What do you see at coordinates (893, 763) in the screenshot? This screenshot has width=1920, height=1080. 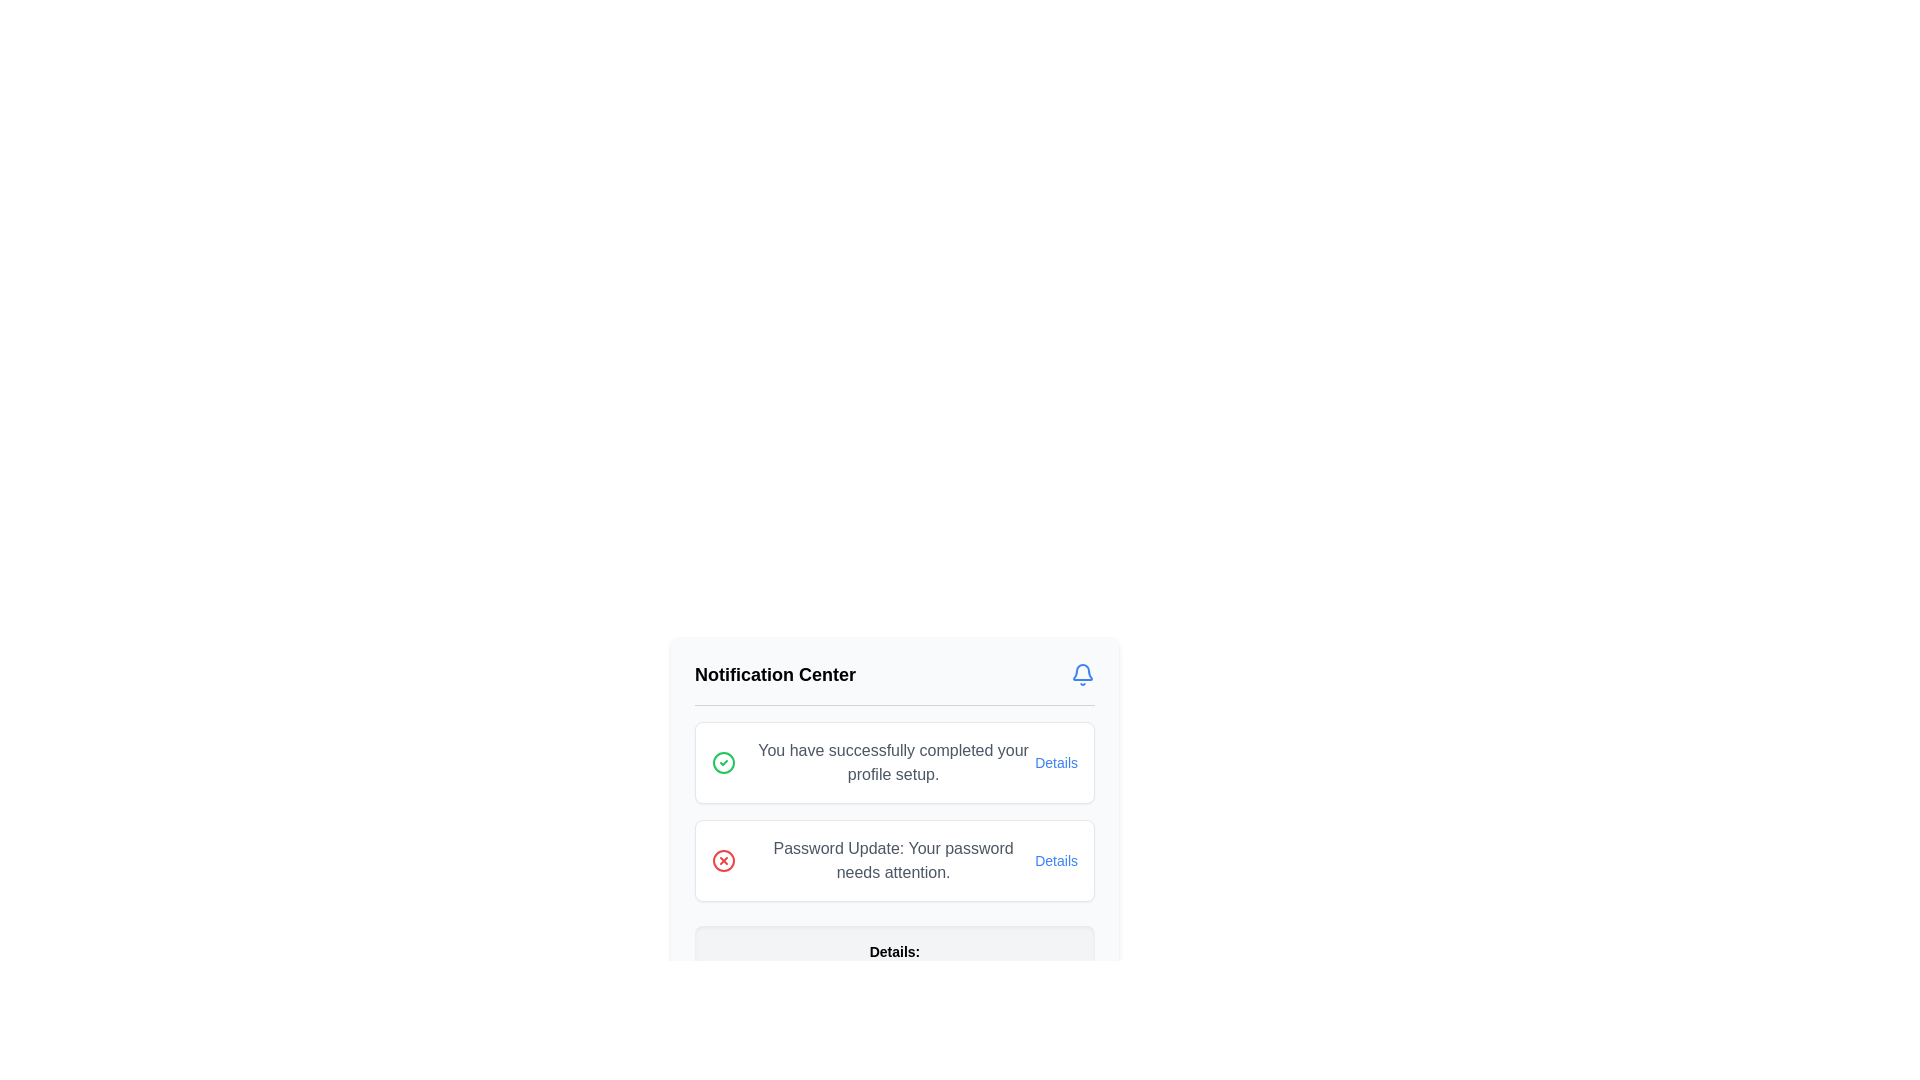 I see `the Notification card that informs the user about the successful completion of their profile setup, which is centrally positioned in the Notification Center` at bounding box center [893, 763].